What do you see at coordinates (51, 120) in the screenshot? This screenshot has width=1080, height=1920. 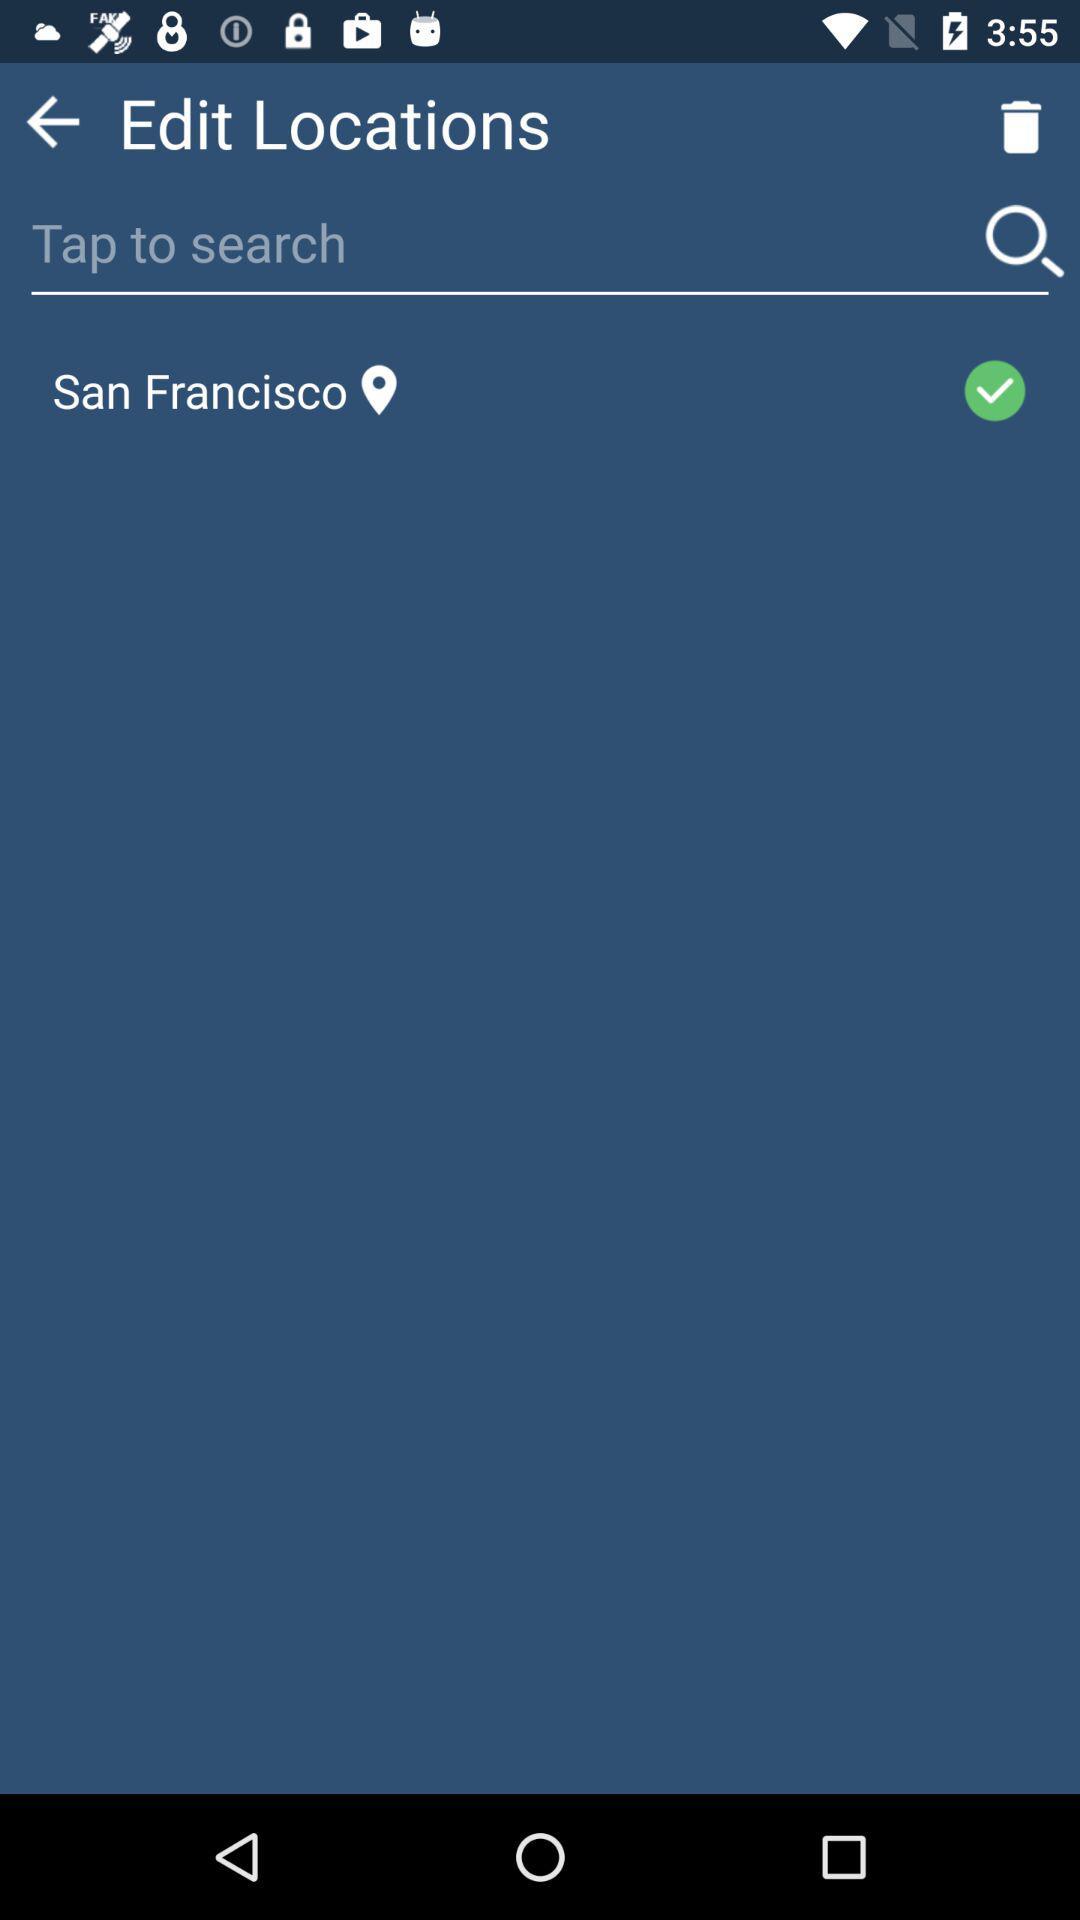 I see `the arrow_backward icon` at bounding box center [51, 120].